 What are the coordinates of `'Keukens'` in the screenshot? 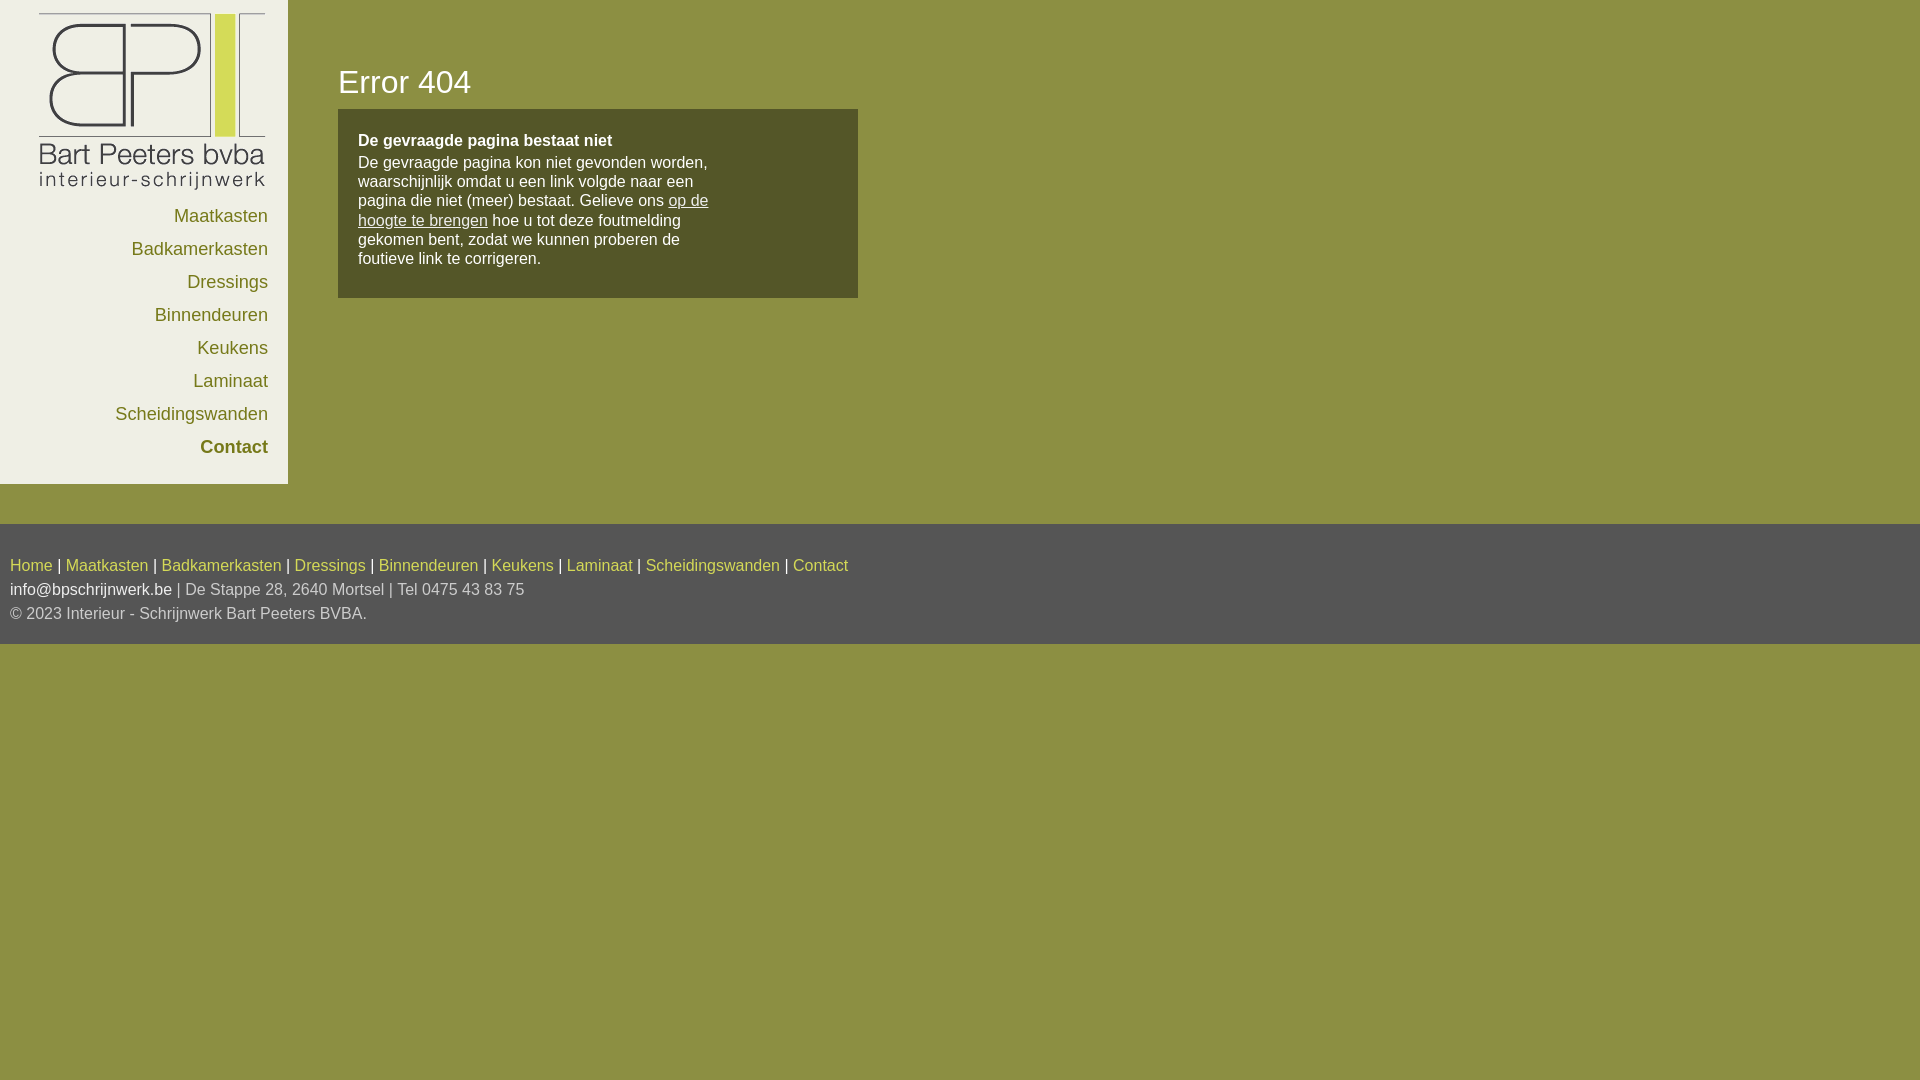 It's located at (490, 565).